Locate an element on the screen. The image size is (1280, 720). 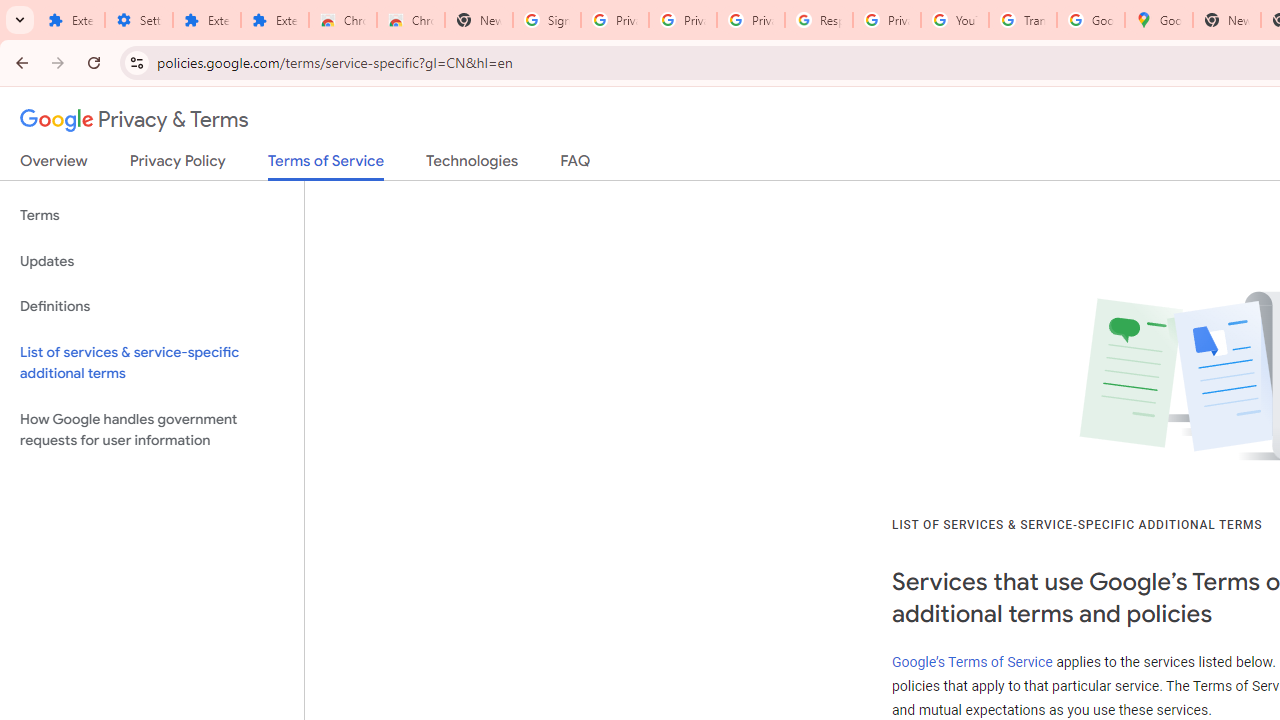
'Extensions' is located at coordinates (273, 20).